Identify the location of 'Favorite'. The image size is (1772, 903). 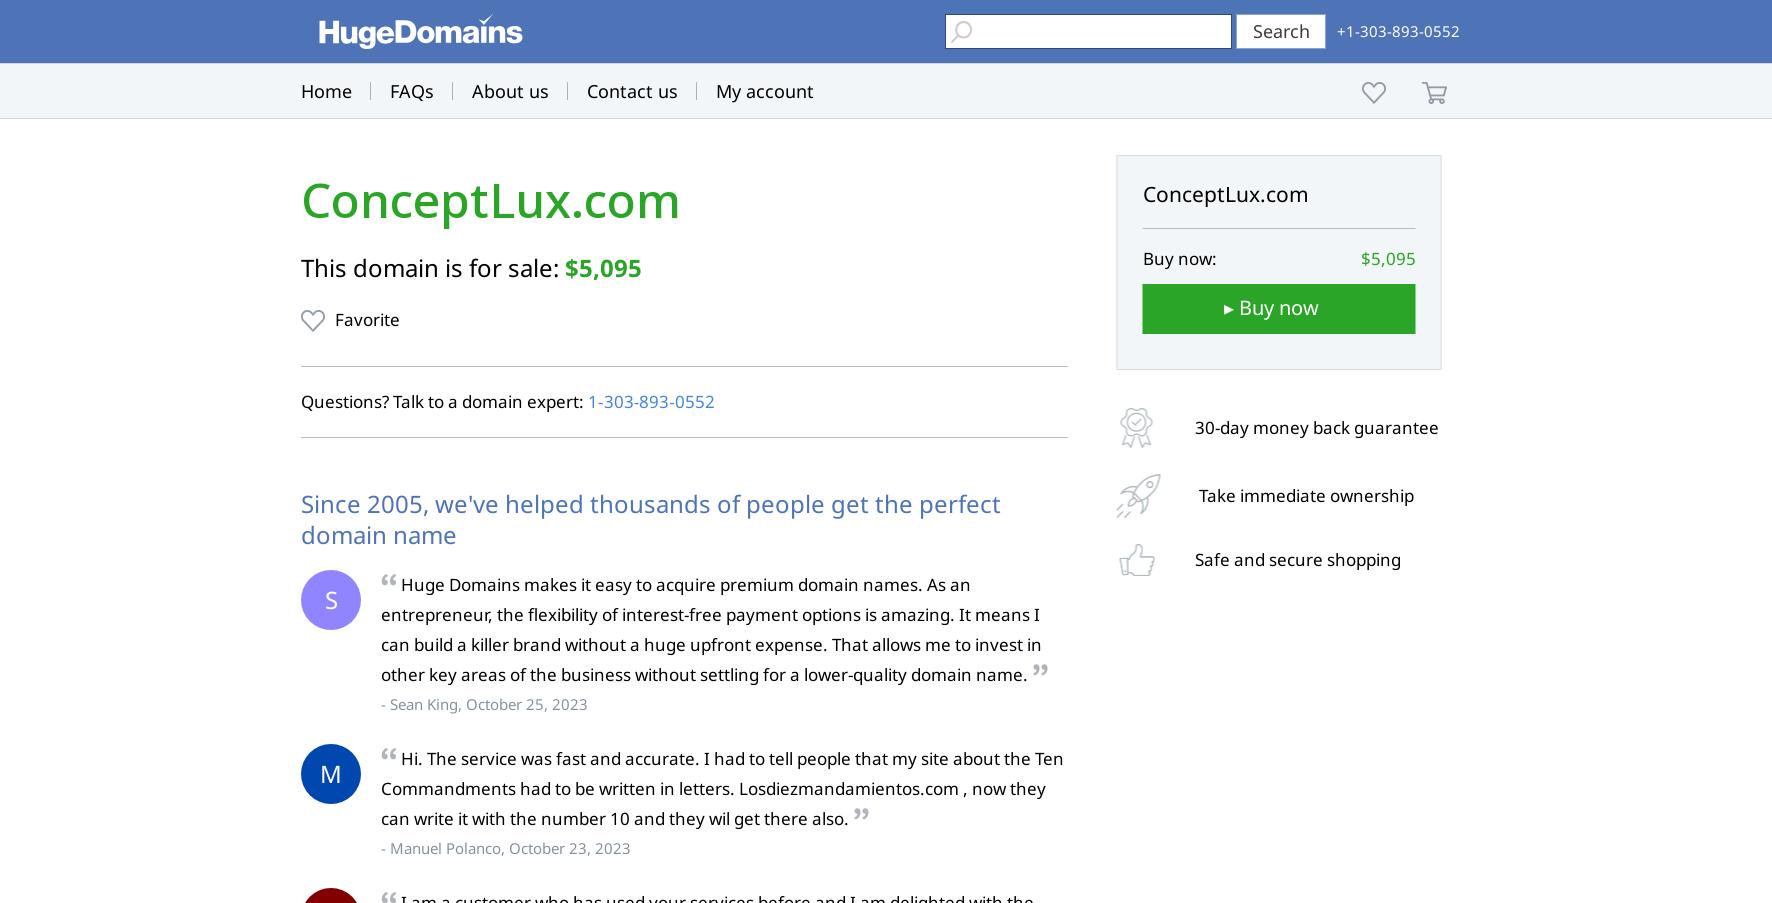
(335, 318).